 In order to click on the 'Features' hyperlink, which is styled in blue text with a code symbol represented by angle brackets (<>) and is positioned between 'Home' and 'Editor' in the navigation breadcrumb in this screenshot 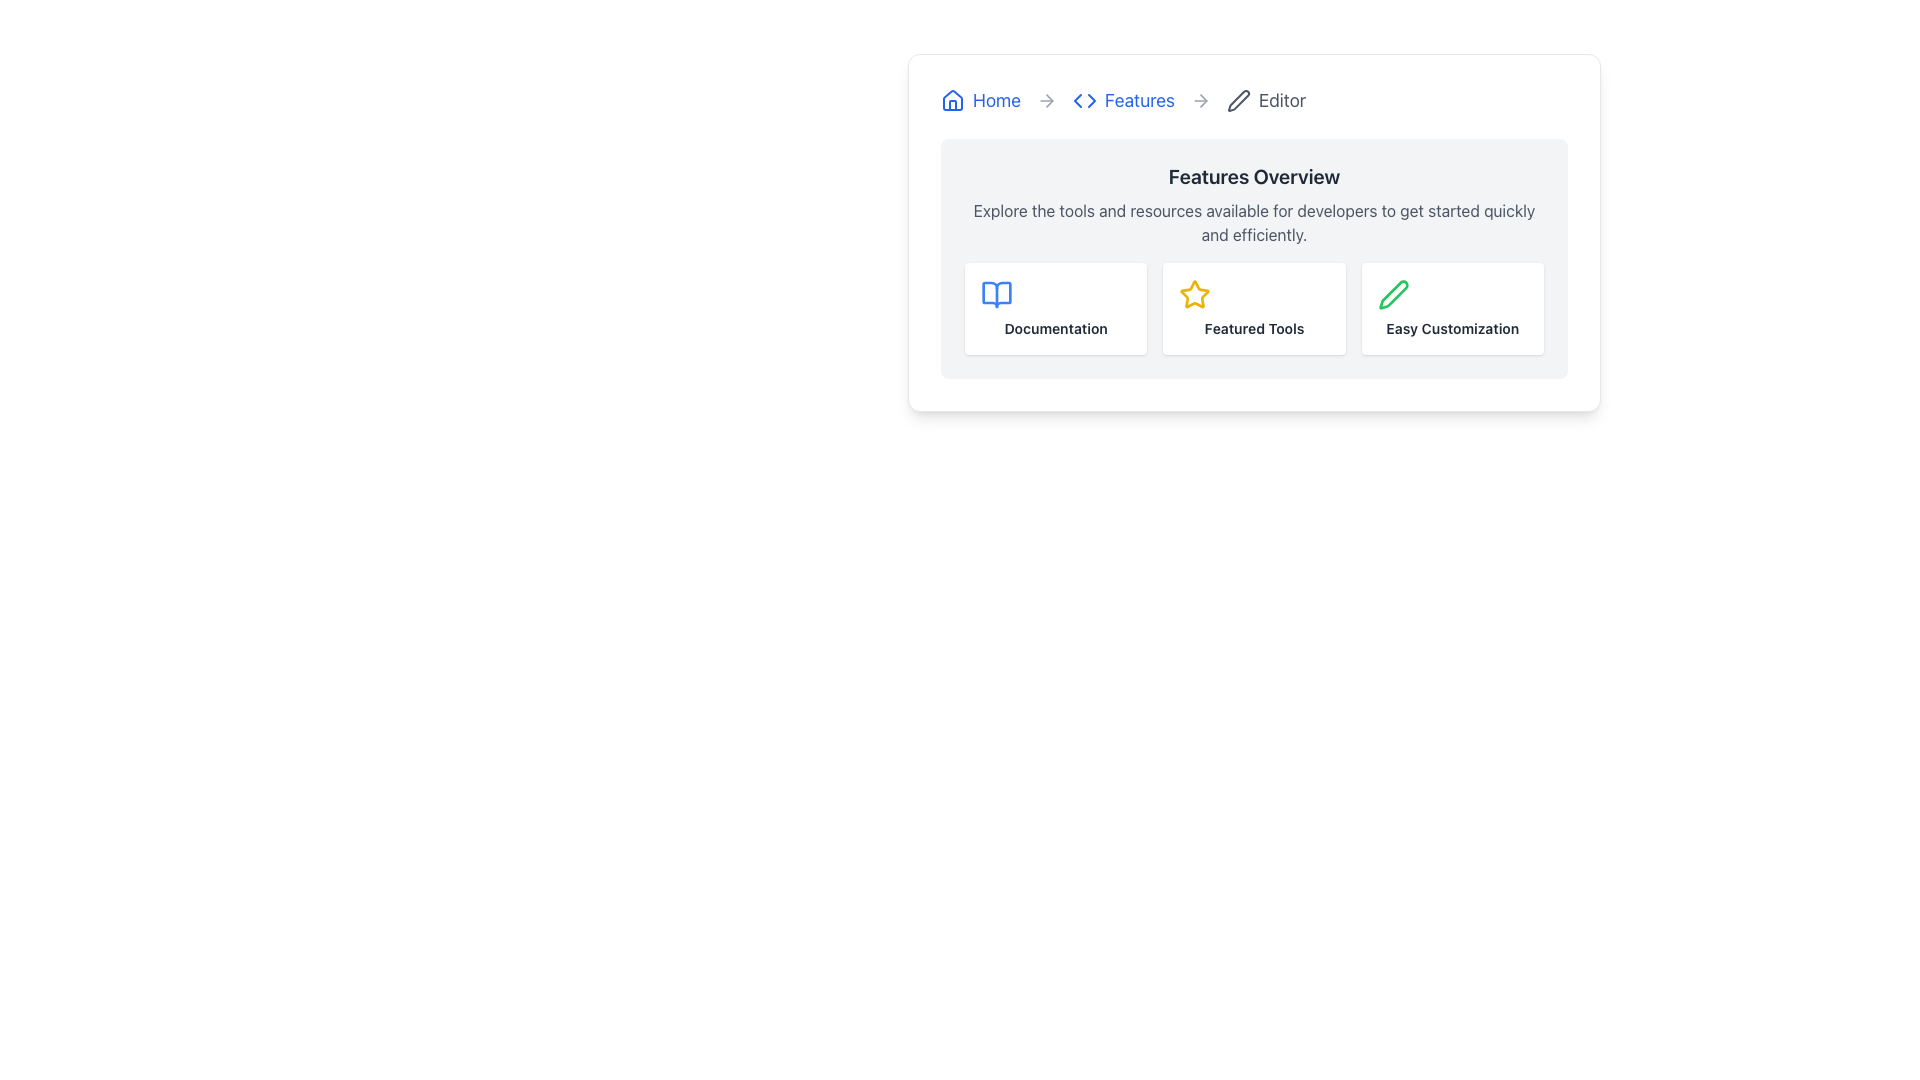, I will do `click(1123, 100)`.